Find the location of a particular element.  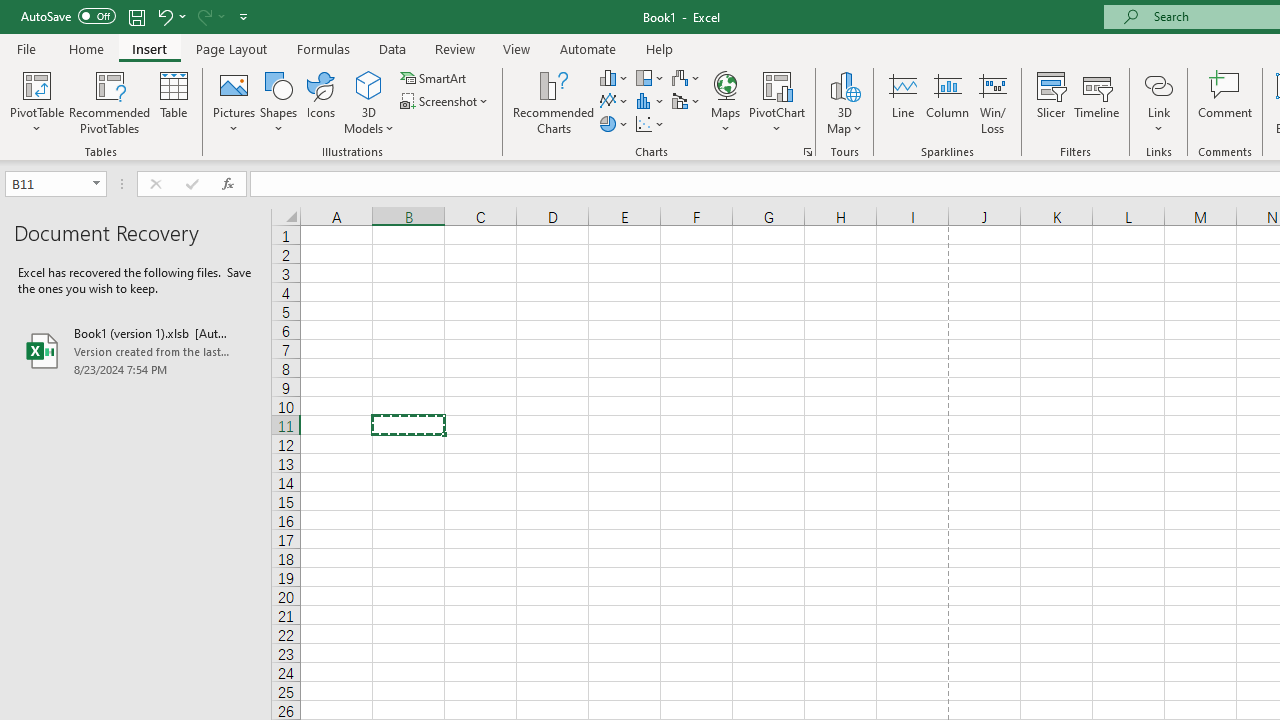

'Insert Line or Area Chart' is located at coordinates (614, 101).